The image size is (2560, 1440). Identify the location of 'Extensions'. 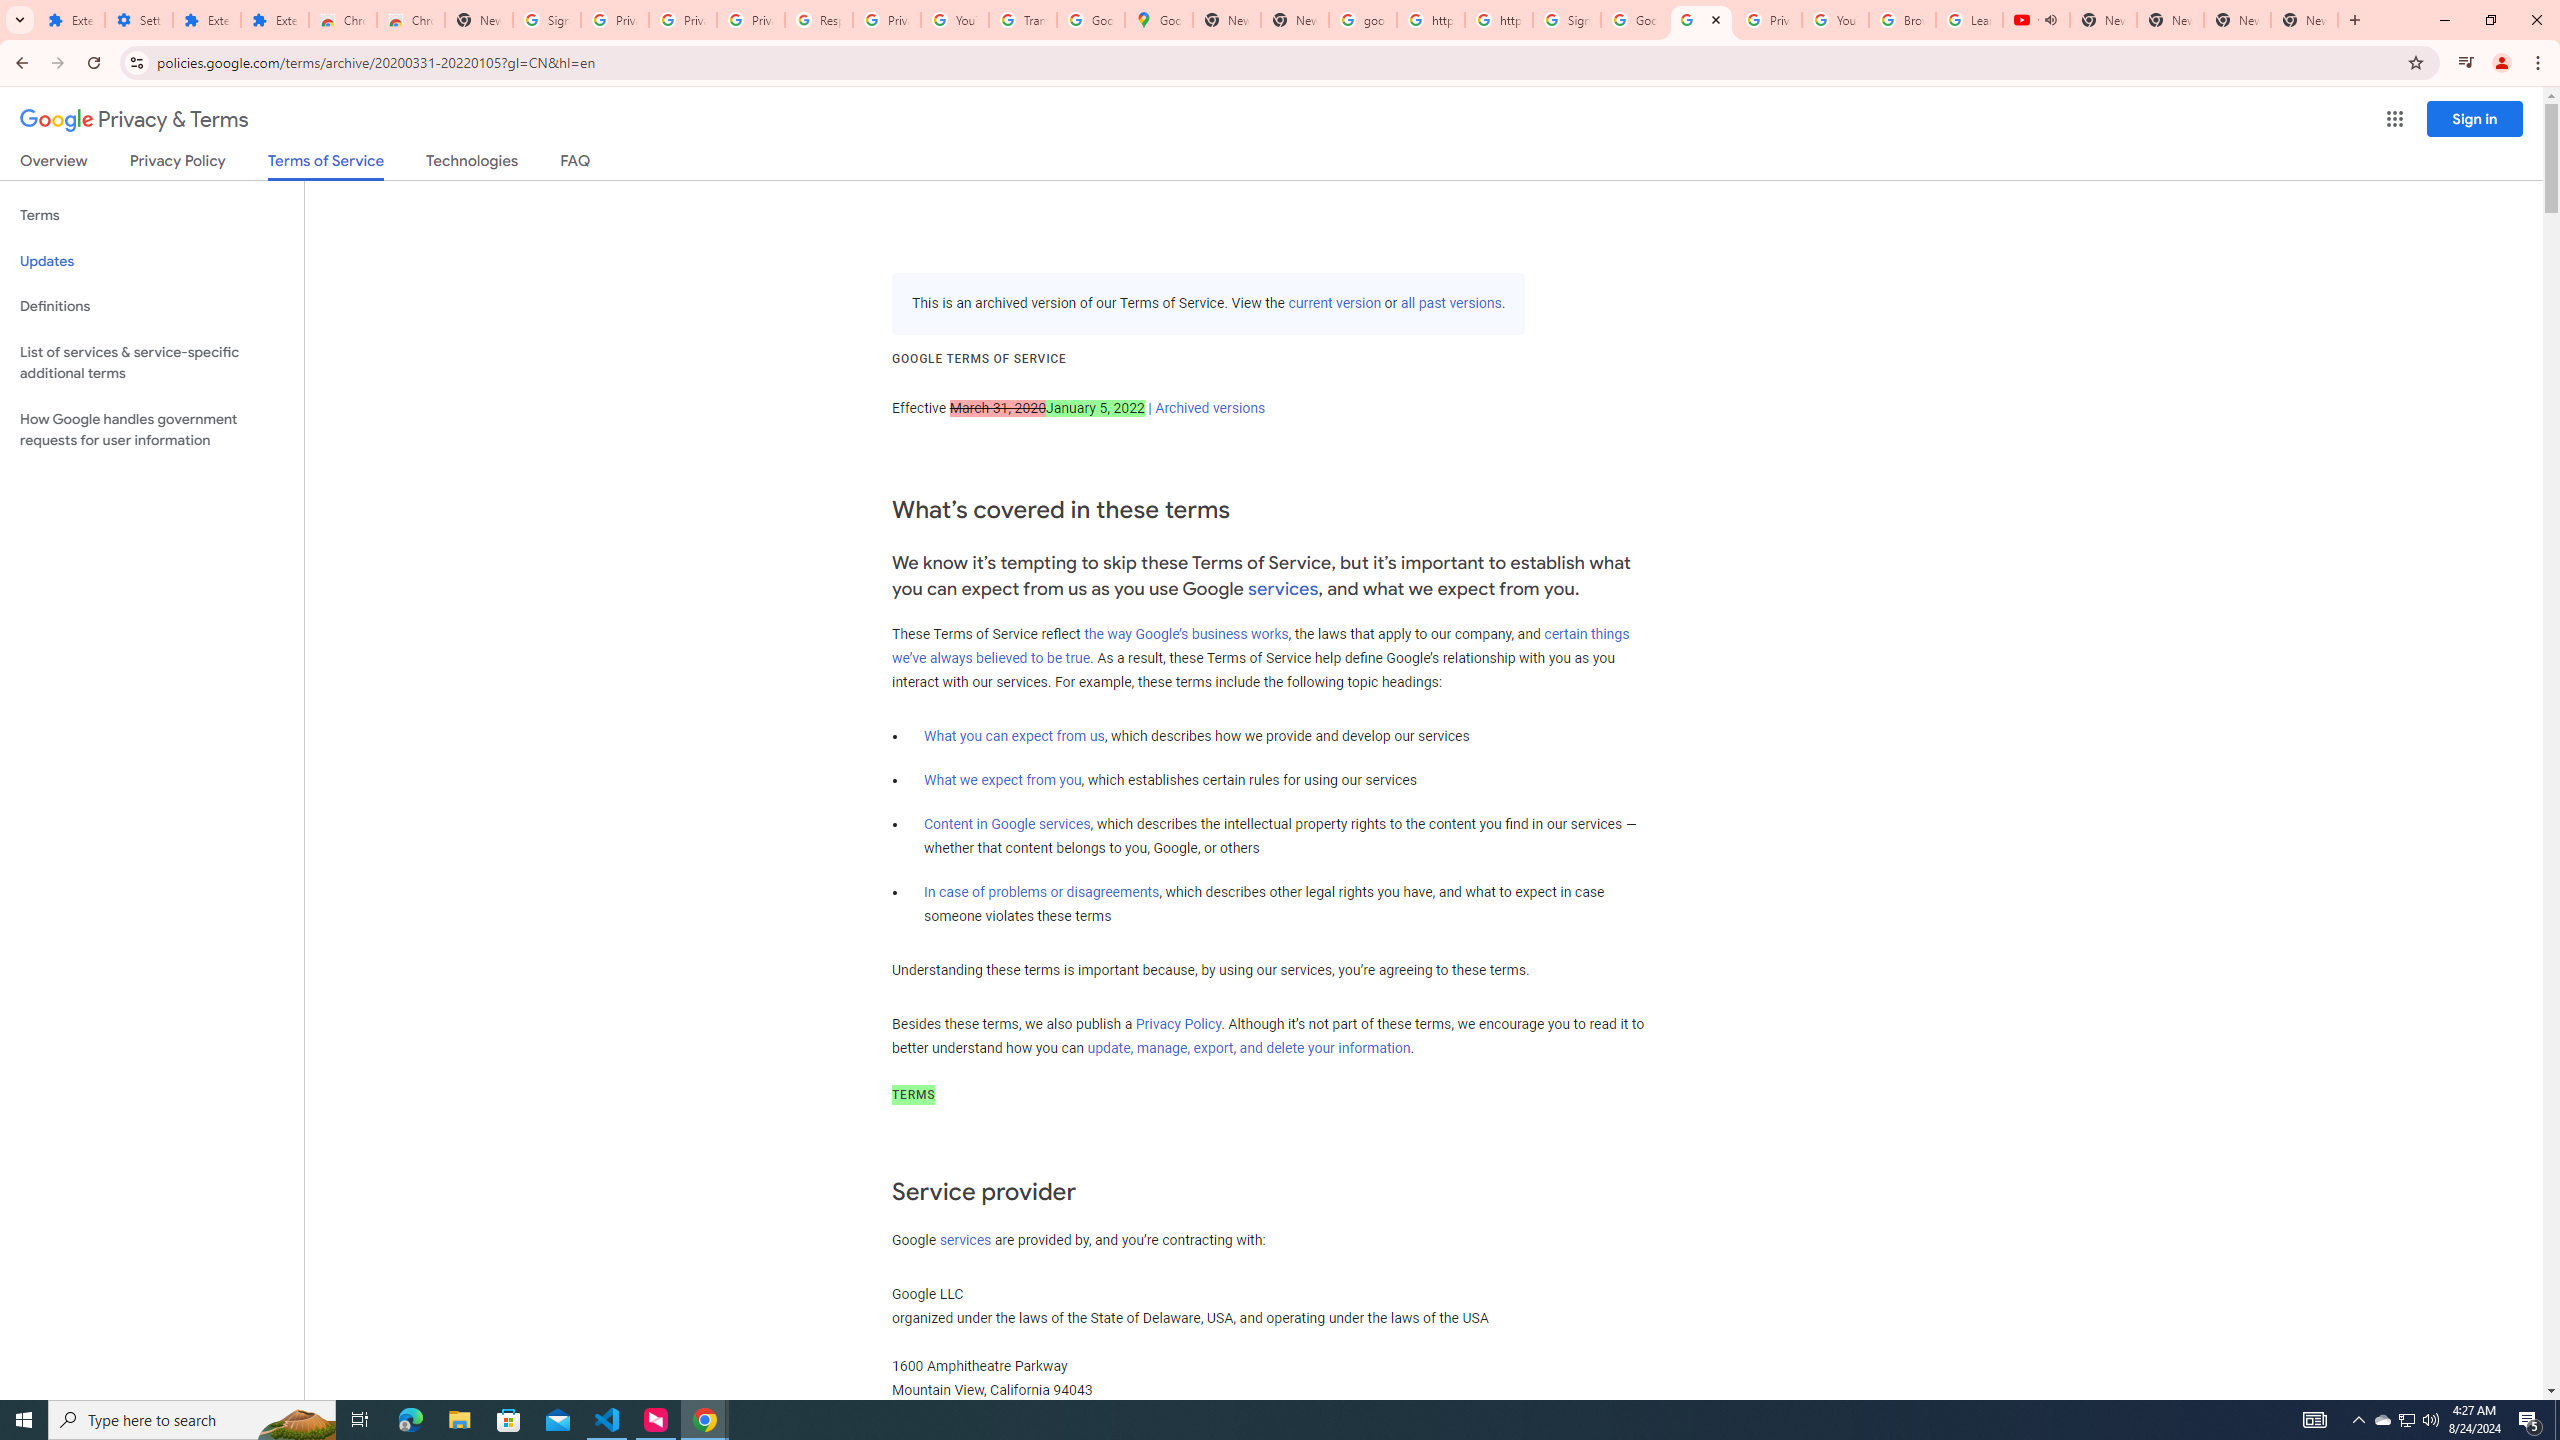
(274, 19).